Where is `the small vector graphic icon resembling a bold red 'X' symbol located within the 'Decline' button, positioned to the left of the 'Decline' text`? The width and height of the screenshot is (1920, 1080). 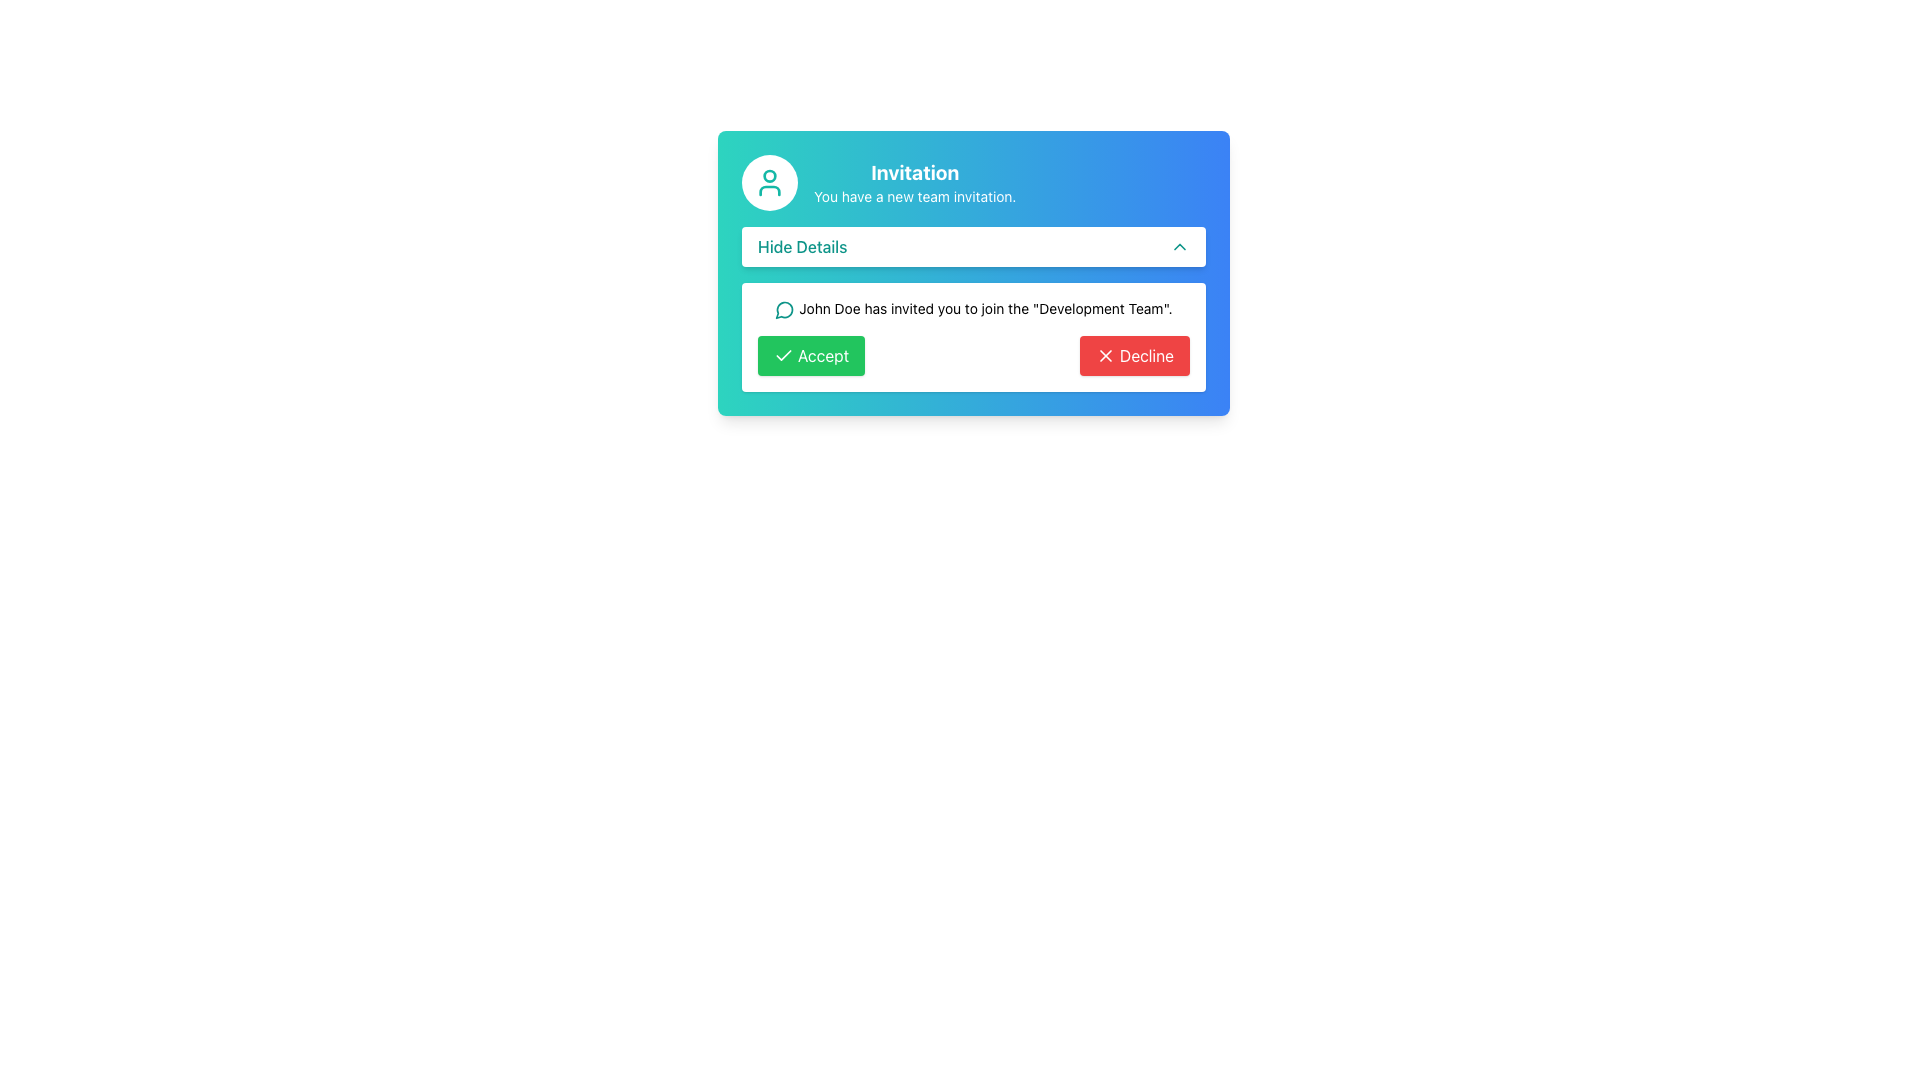
the small vector graphic icon resembling a bold red 'X' symbol located within the 'Decline' button, positioned to the left of the 'Decline' text is located at coordinates (1104, 355).